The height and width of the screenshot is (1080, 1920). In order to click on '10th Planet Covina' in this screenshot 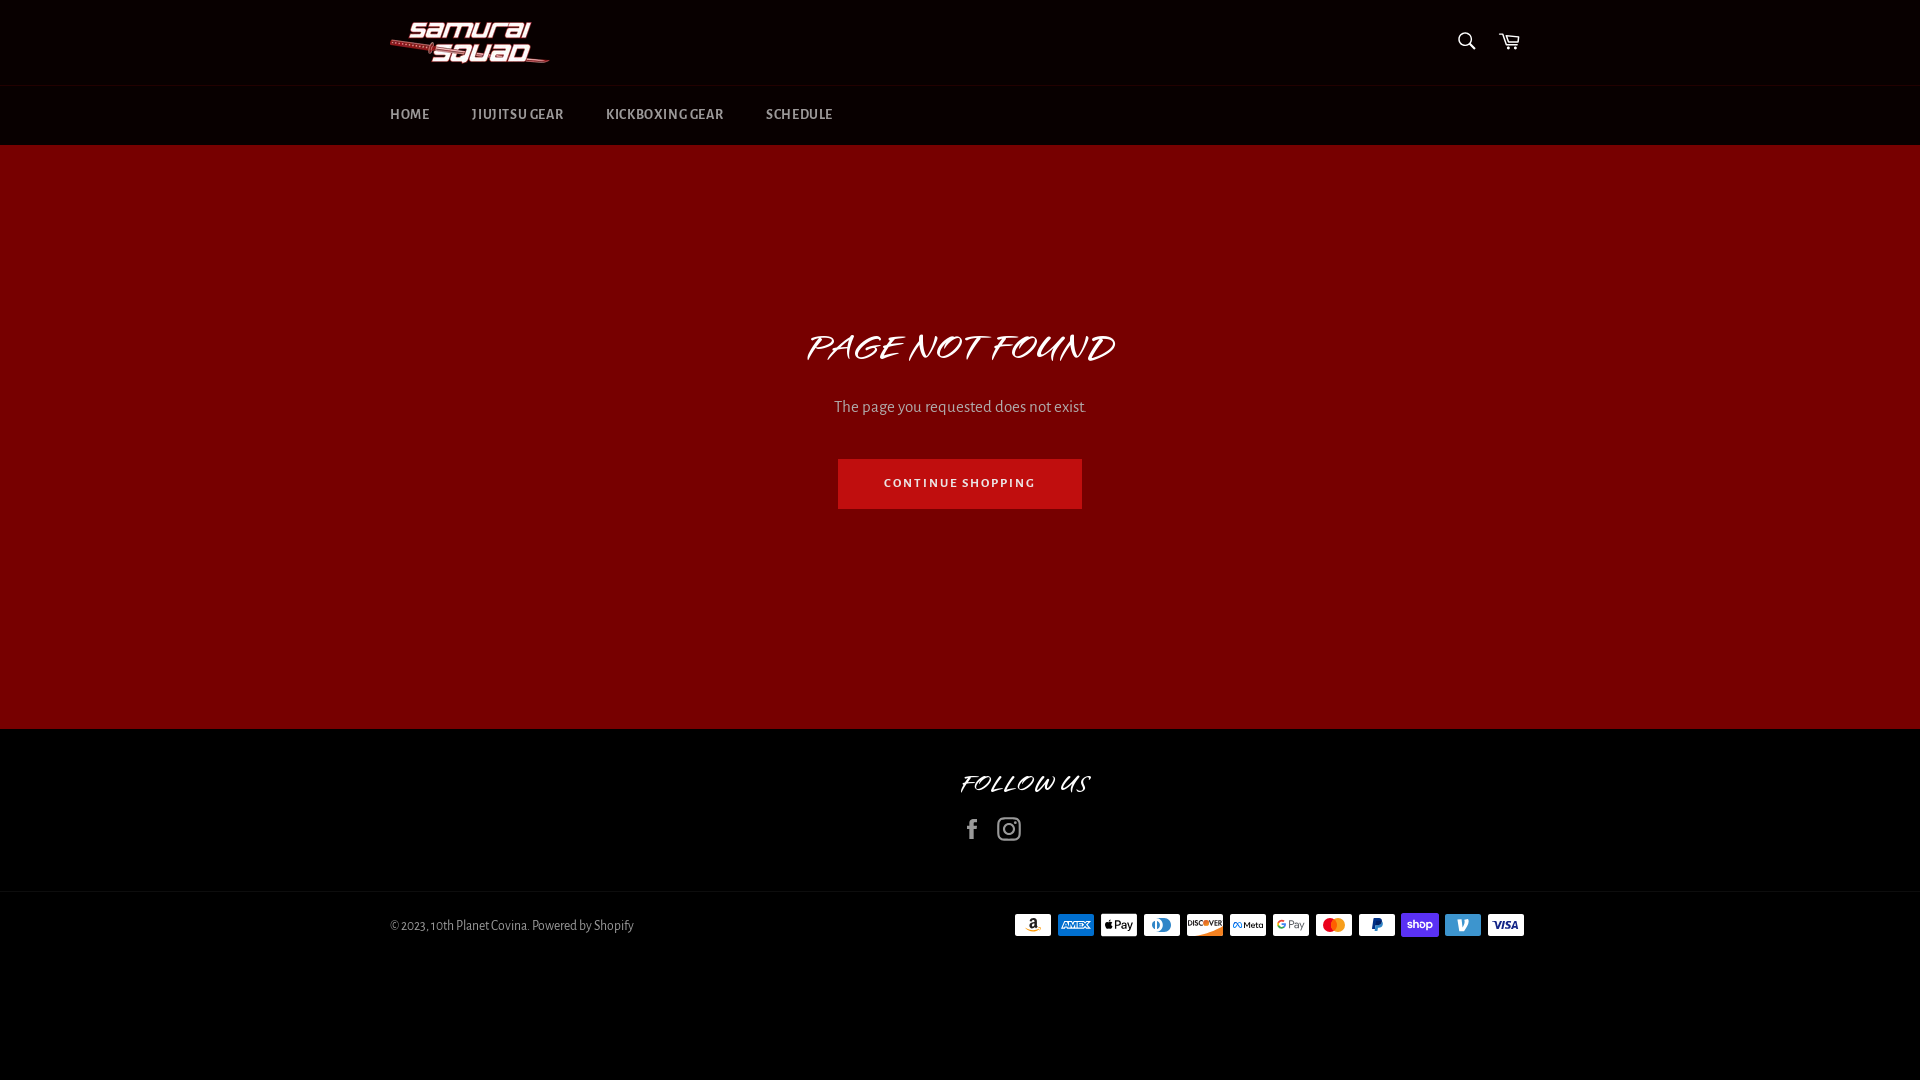, I will do `click(430, 925)`.